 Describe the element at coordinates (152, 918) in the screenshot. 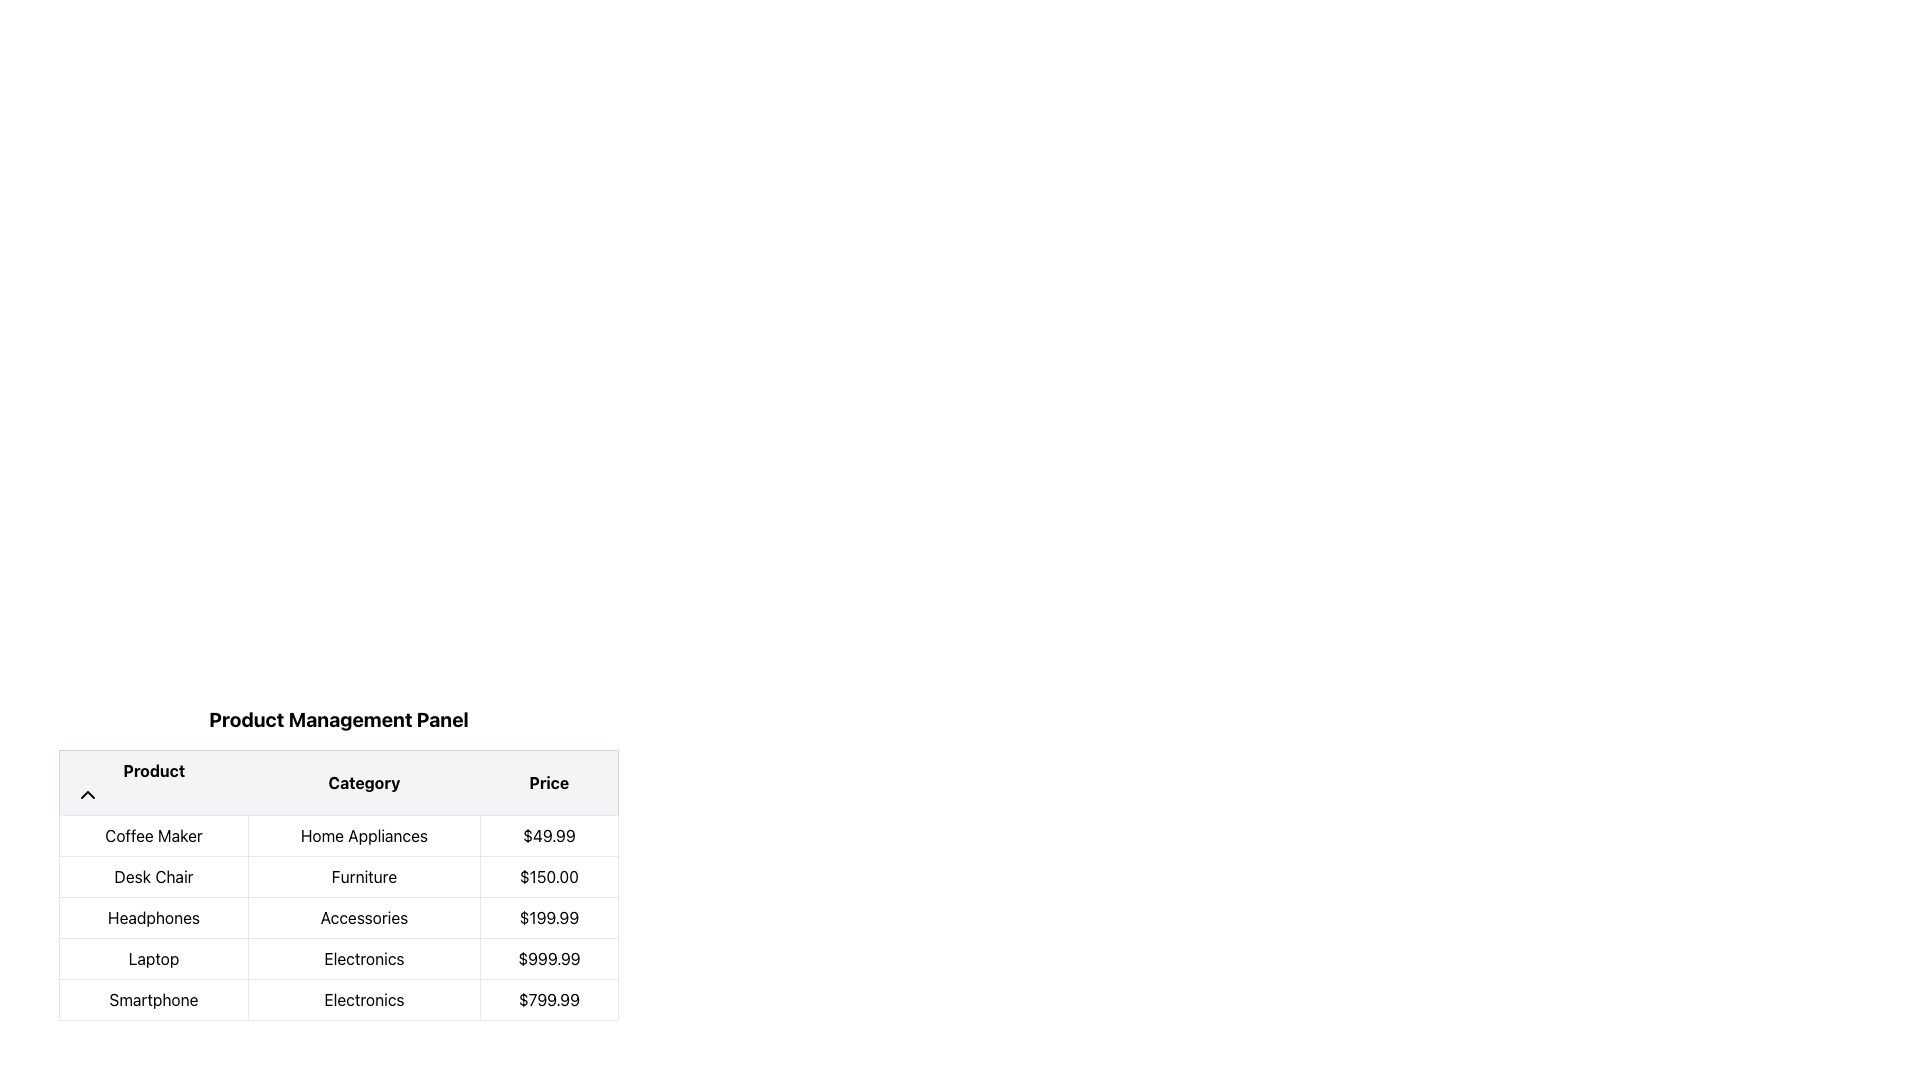

I see `the Table Cell that represents the product name 'Headphones' in the 'Product Management Panel' table, located in the third row under the 'Product' column` at that location.